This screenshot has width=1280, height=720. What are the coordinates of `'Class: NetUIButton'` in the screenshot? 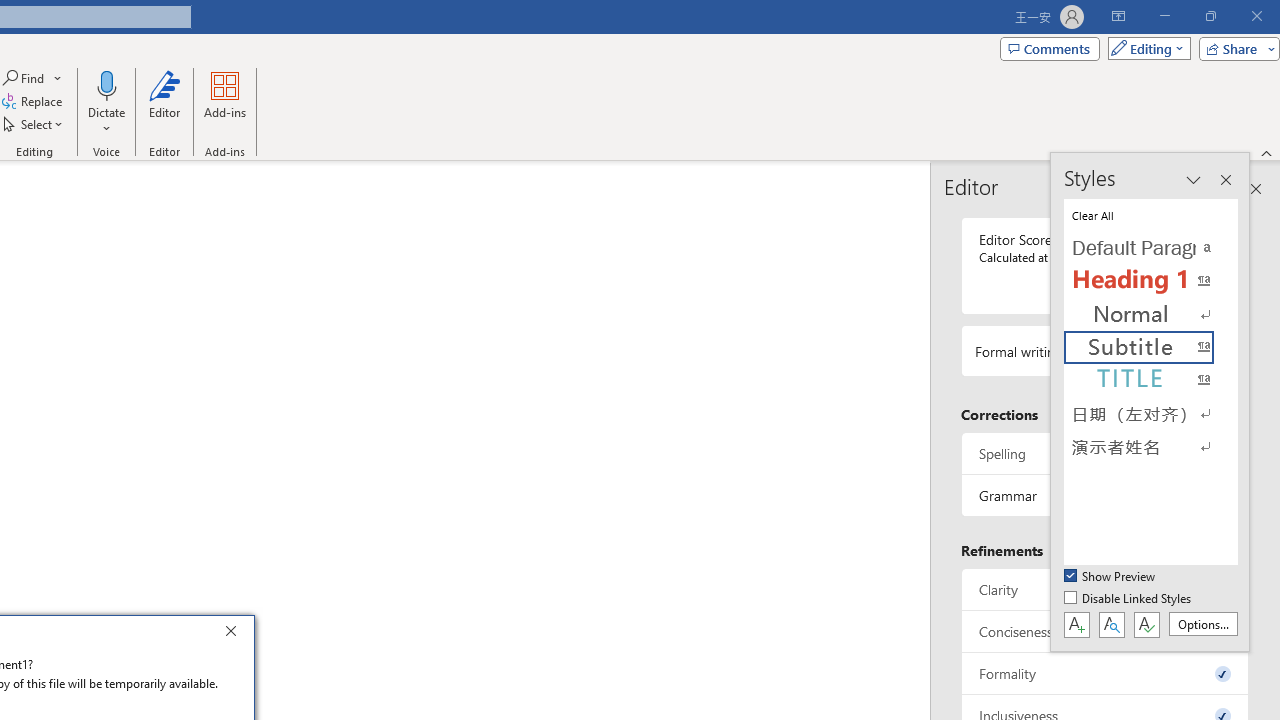 It's located at (1146, 623).